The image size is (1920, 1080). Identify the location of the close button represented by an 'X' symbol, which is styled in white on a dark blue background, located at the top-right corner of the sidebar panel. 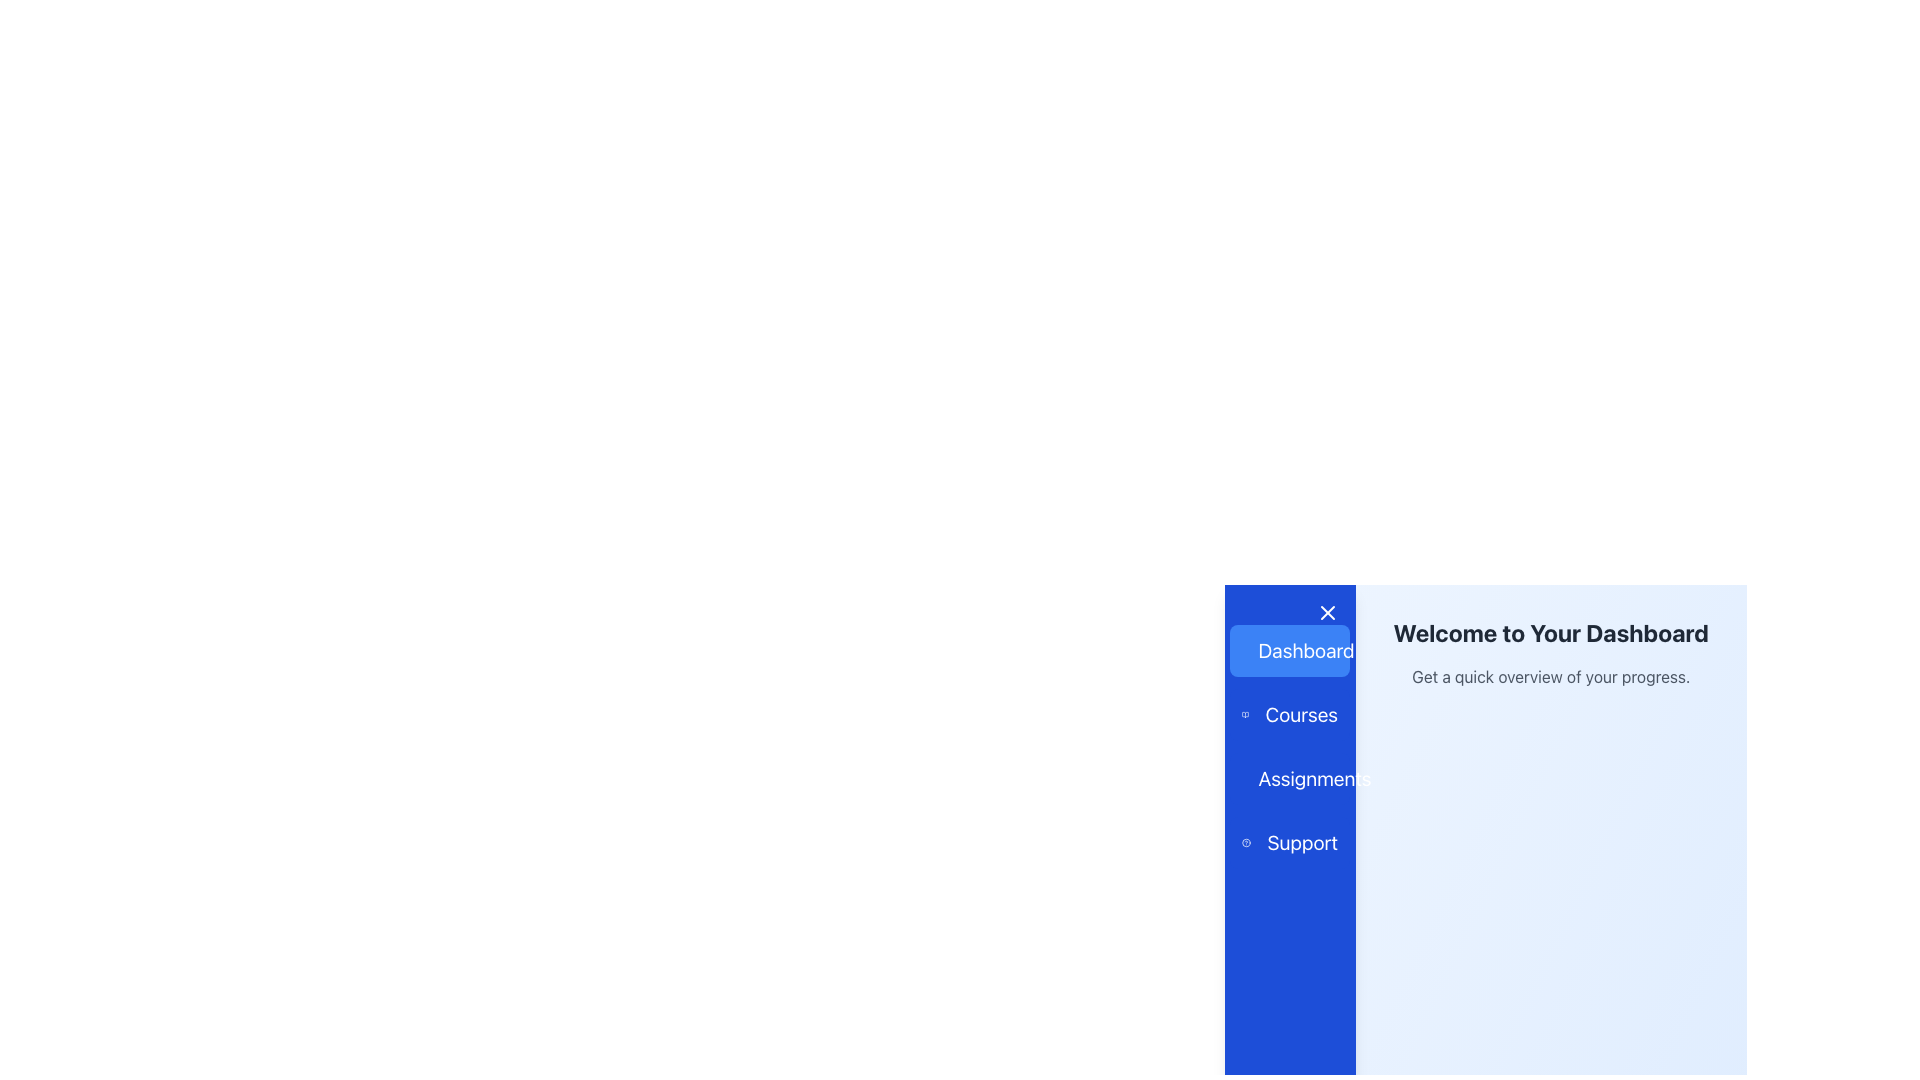
(1327, 612).